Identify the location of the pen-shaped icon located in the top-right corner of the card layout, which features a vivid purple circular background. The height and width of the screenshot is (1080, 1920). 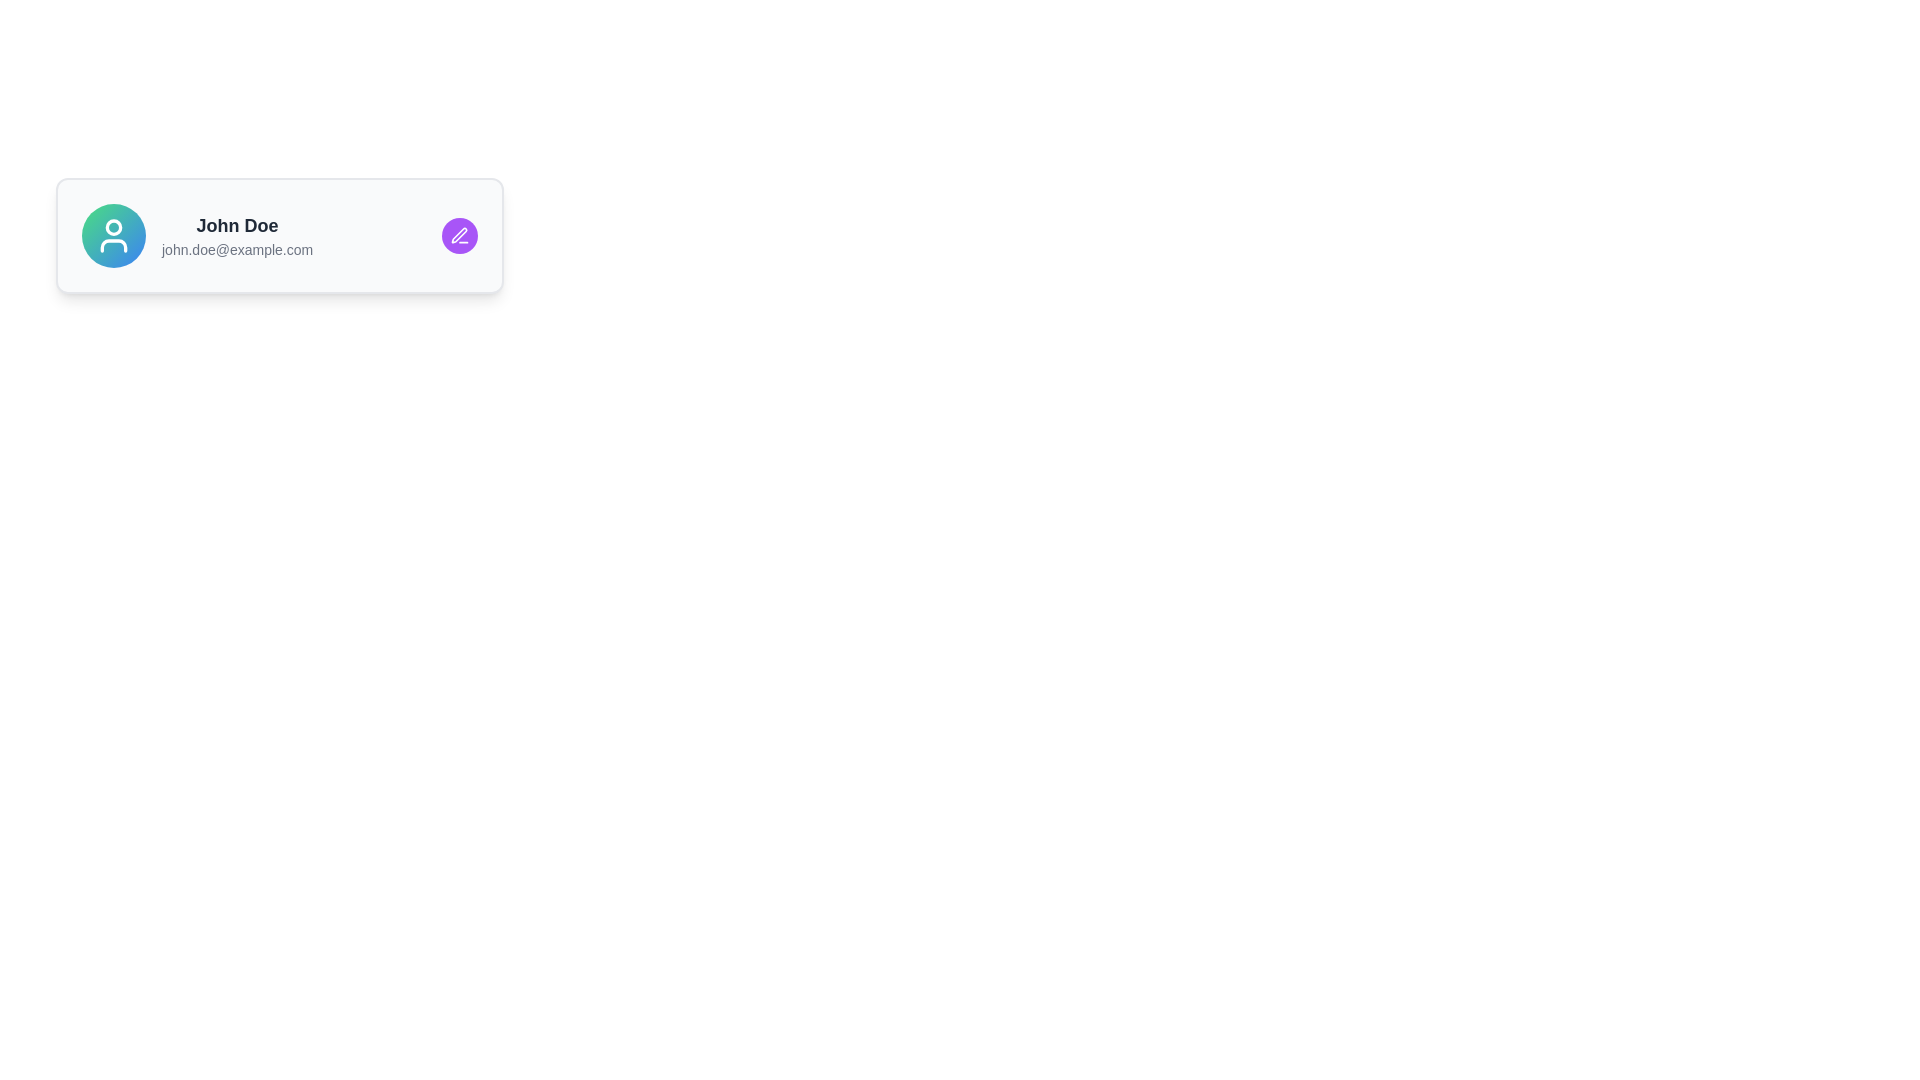
(458, 234).